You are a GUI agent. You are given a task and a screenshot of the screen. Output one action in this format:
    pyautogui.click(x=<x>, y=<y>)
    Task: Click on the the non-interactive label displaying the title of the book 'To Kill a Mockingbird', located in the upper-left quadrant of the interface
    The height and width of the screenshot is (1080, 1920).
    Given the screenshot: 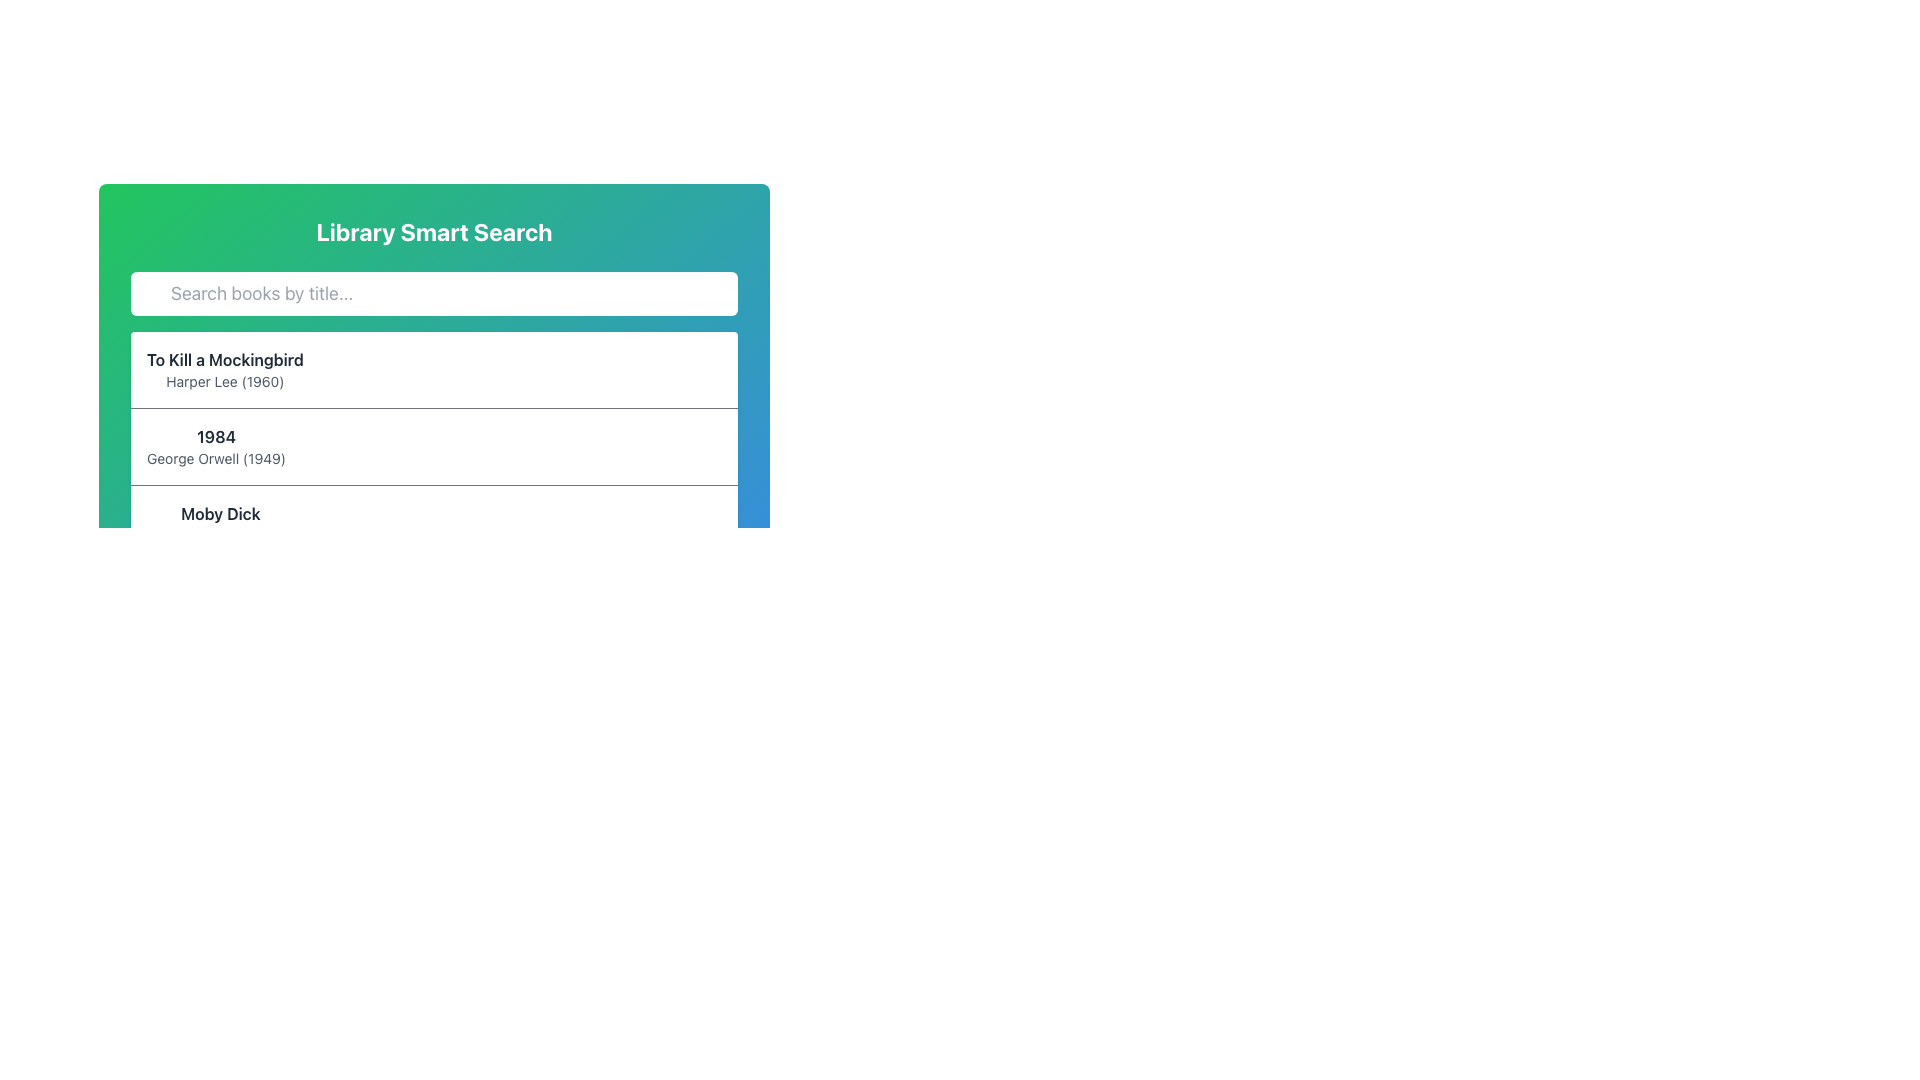 What is the action you would take?
    pyautogui.click(x=225, y=358)
    